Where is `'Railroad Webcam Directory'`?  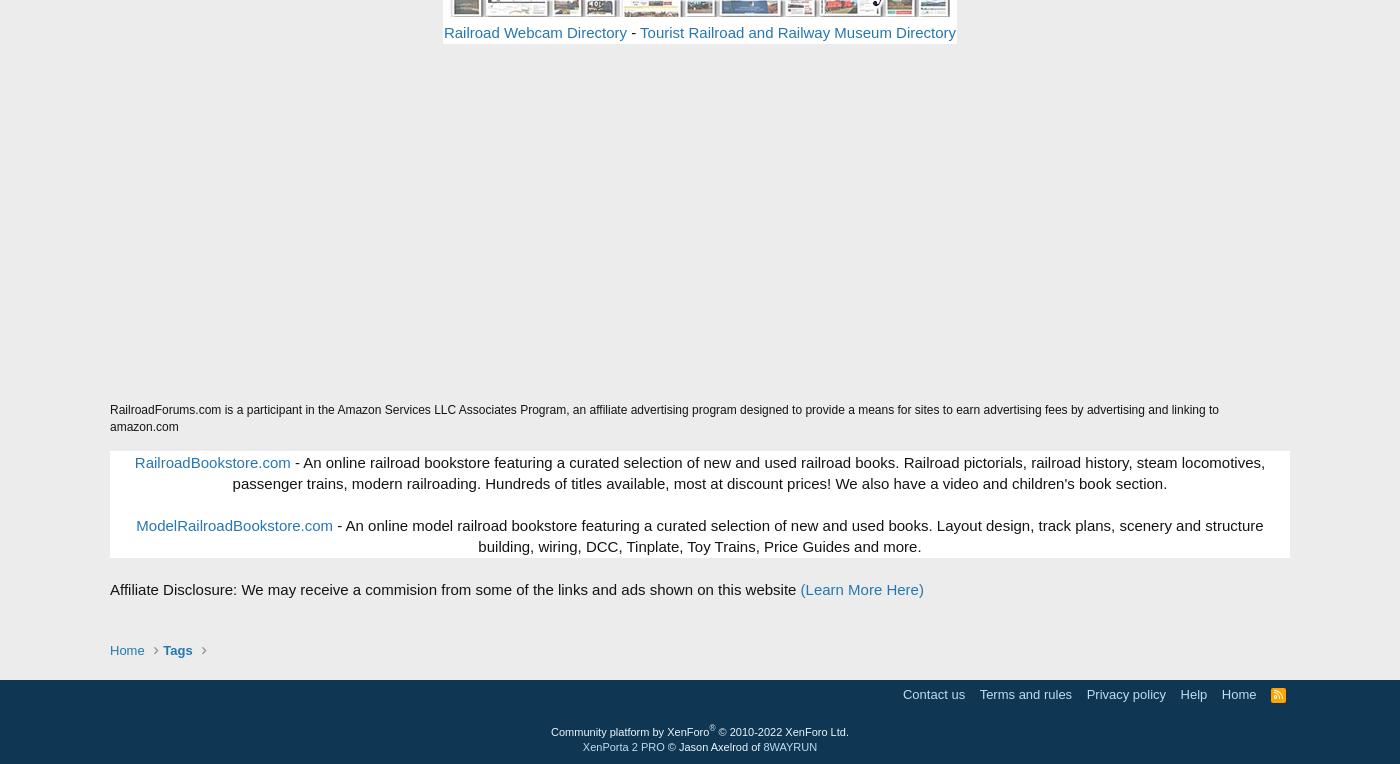 'Railroad Webcam Directory' is located at coordinates (534, 31).